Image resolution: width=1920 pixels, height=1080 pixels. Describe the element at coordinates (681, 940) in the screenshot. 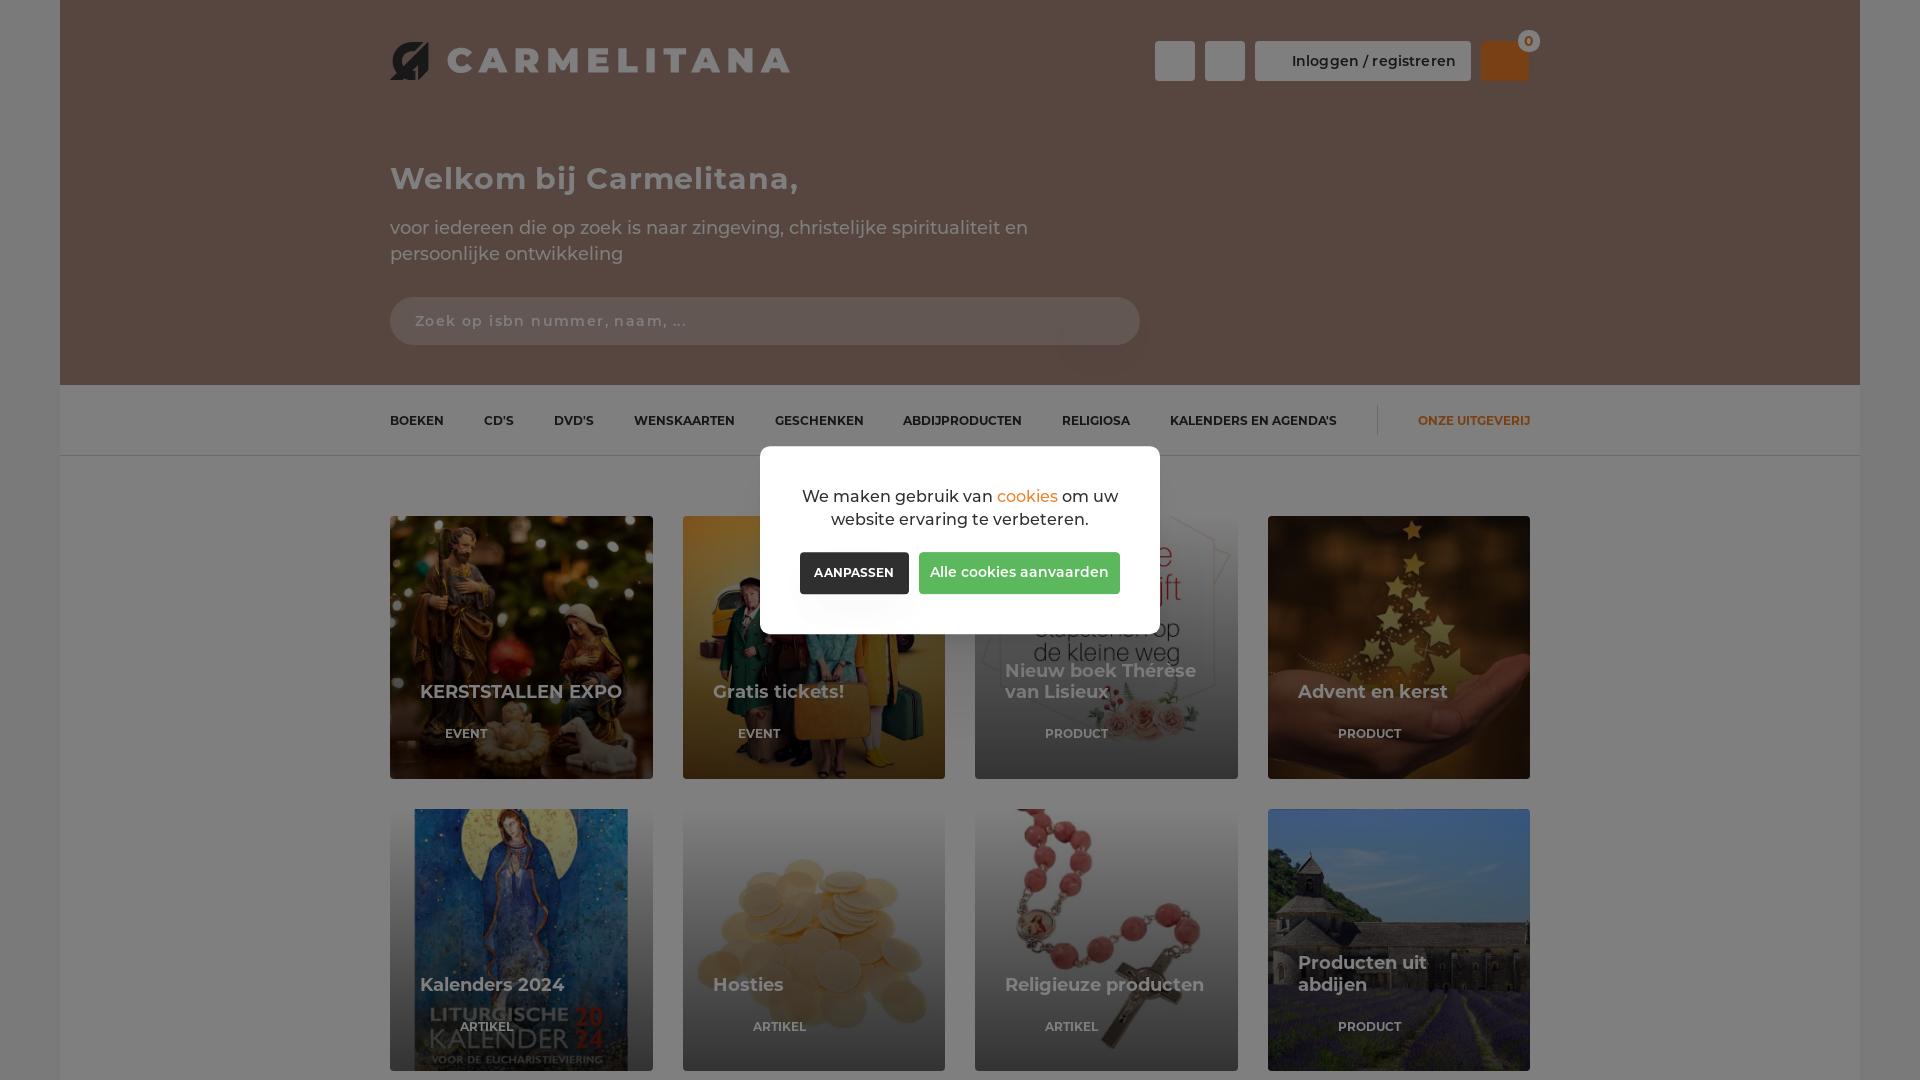

I see `'Hosties` at that location.